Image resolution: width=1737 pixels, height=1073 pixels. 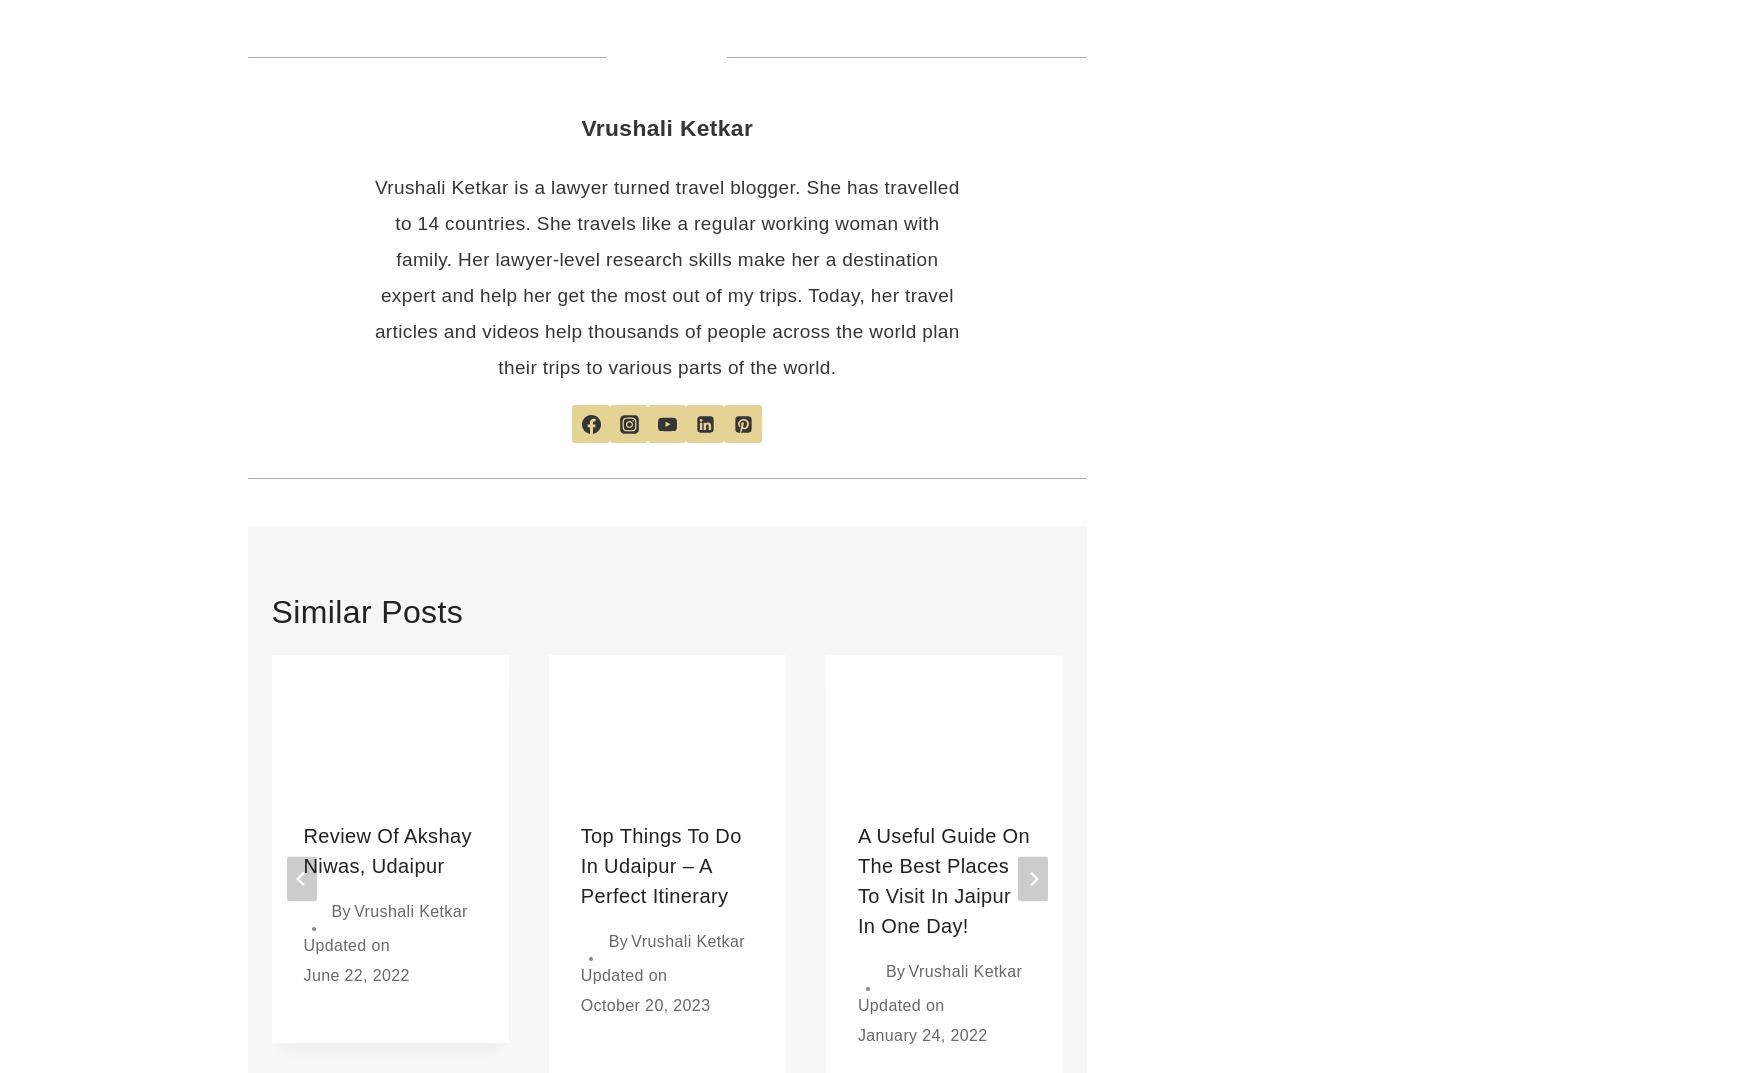 What do you see at coordinates (665, 276) in the screenshot?
I see `'Vrushali Ketkar is a lawyer turned travel blogger. She has travelled to 14 countries. She travels like a regular working woman with family. Her lawyer-level research skills make her a destination expert and help her get the most out of my trips. Today, her travel articles and videos help thousands of people across the world plan their trips to various parts of the world.'` at bounding box center [665, 276].